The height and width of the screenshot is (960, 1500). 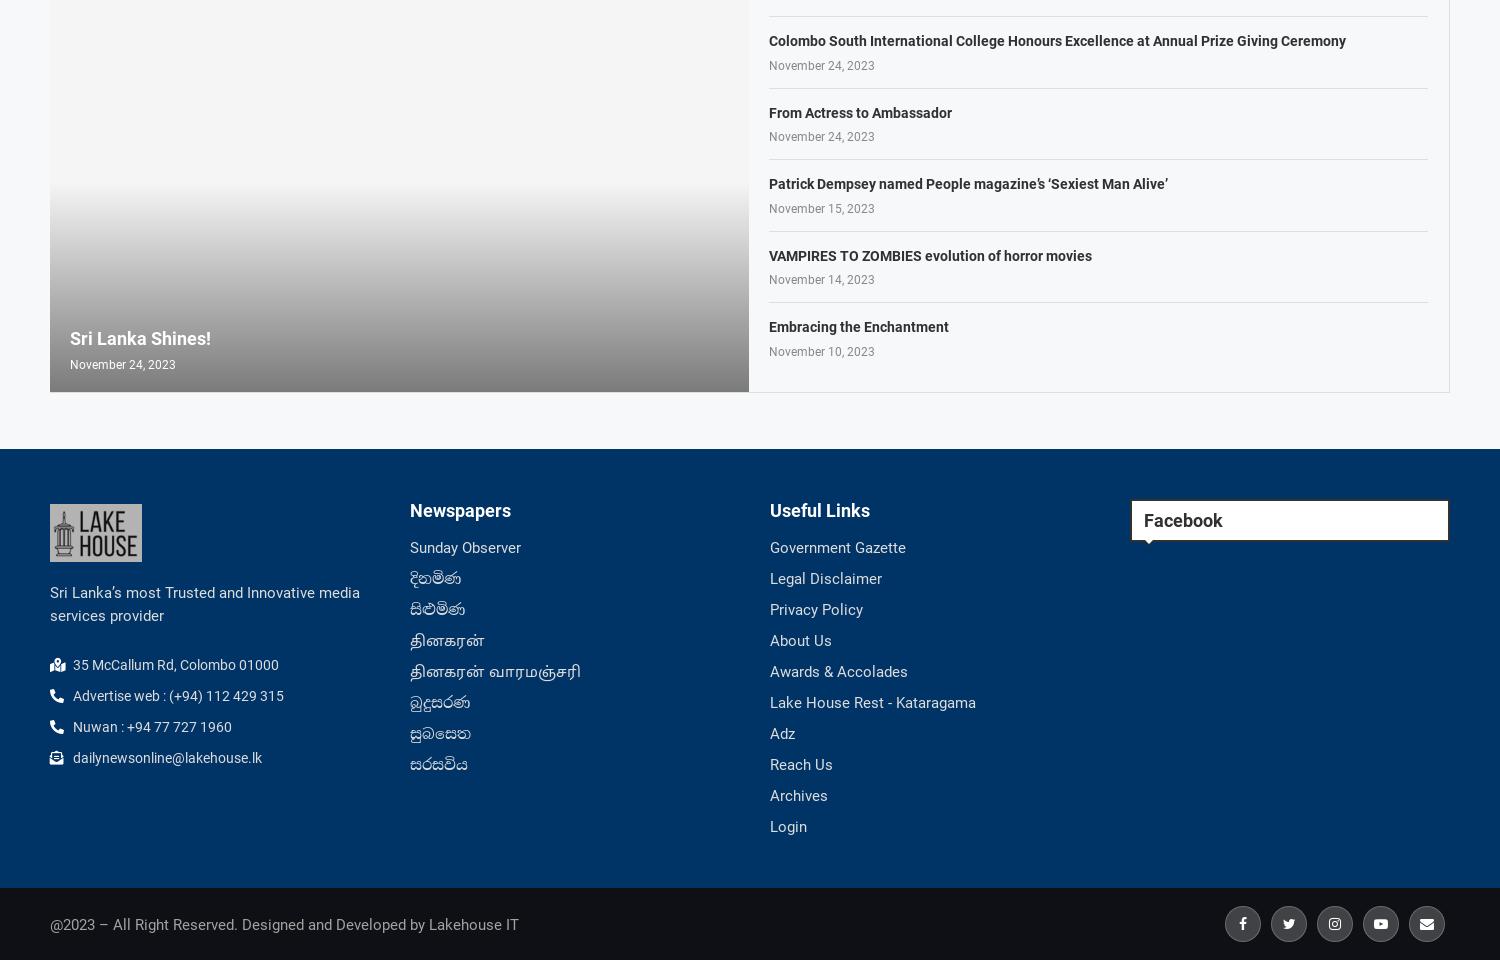 What do you see at coordinates (815, 608) in the screenshot?
I see `'Privacy Policy'` at bounding box center [815, 608].